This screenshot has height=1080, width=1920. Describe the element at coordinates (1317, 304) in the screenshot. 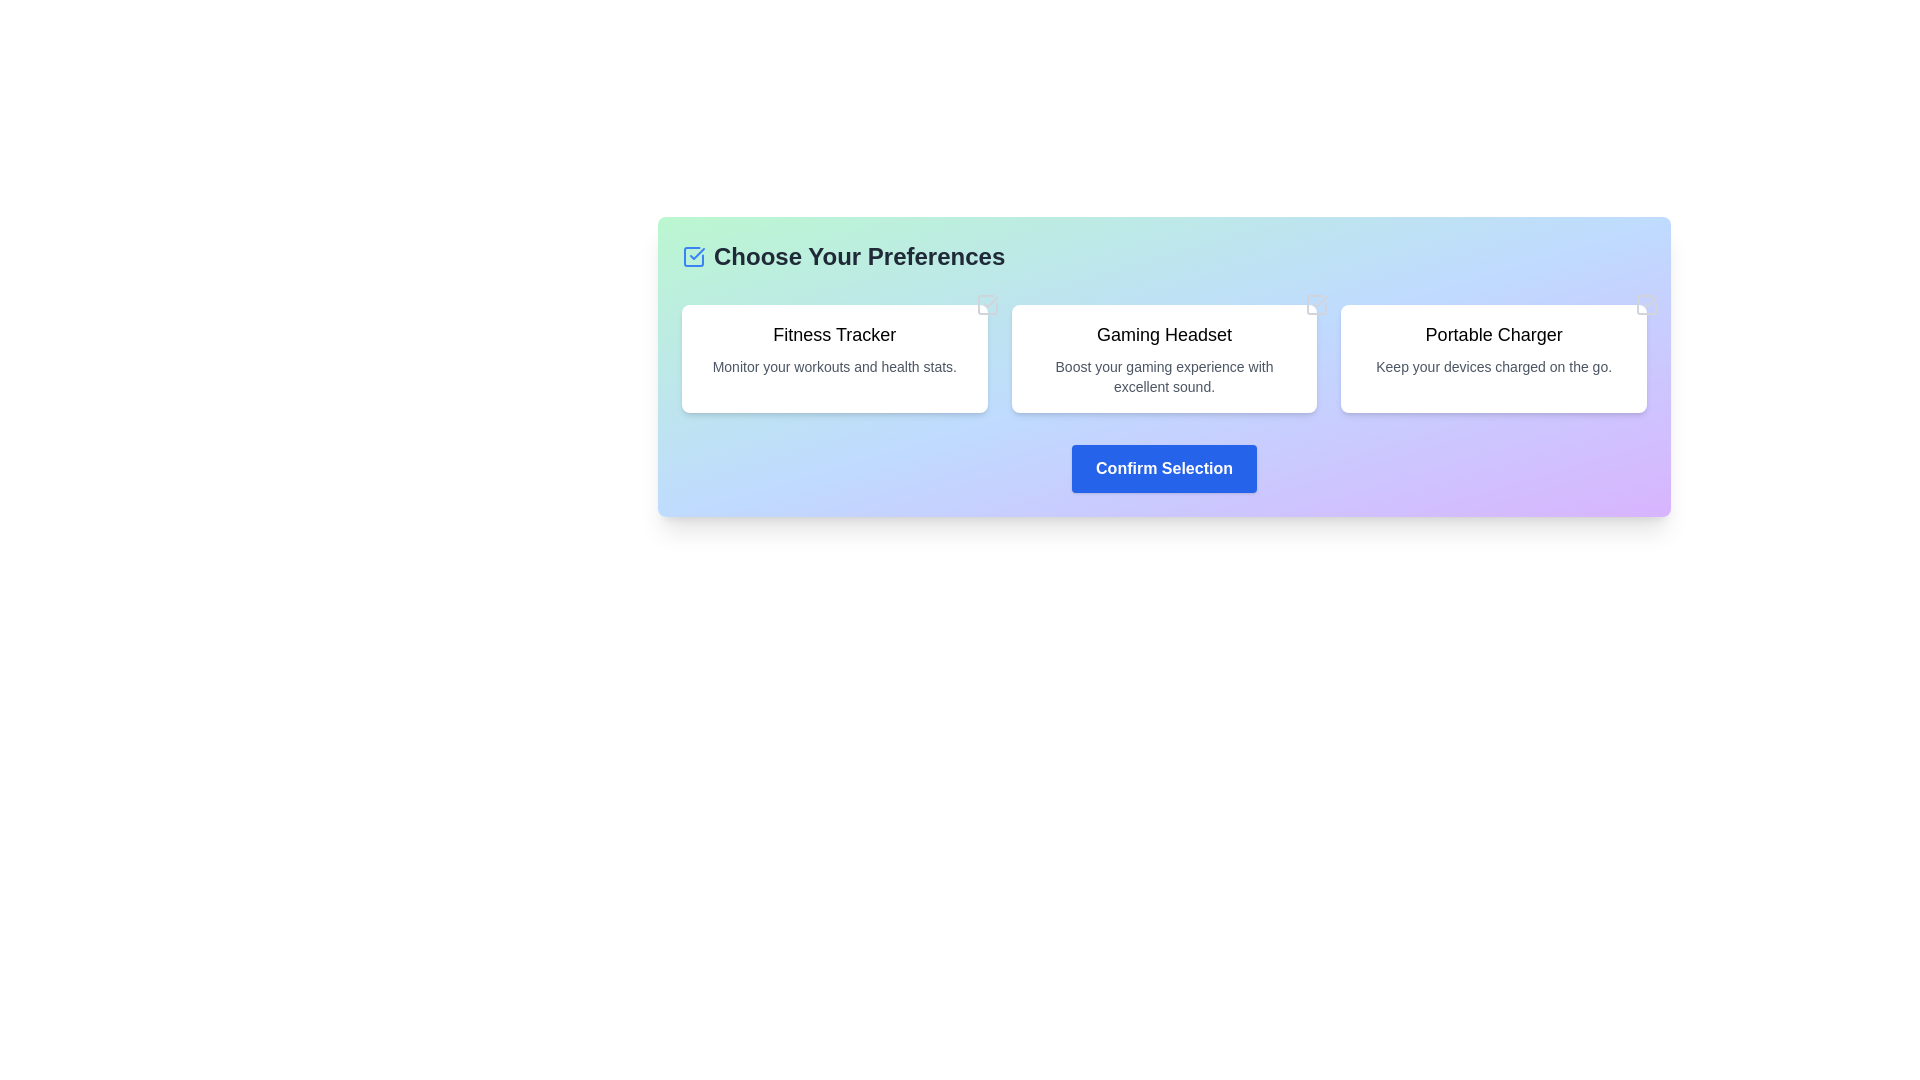

I see `the color change of the checkmark icon in the upper-right corner of the 'Gaming Headset' card when it is selected` at that location.